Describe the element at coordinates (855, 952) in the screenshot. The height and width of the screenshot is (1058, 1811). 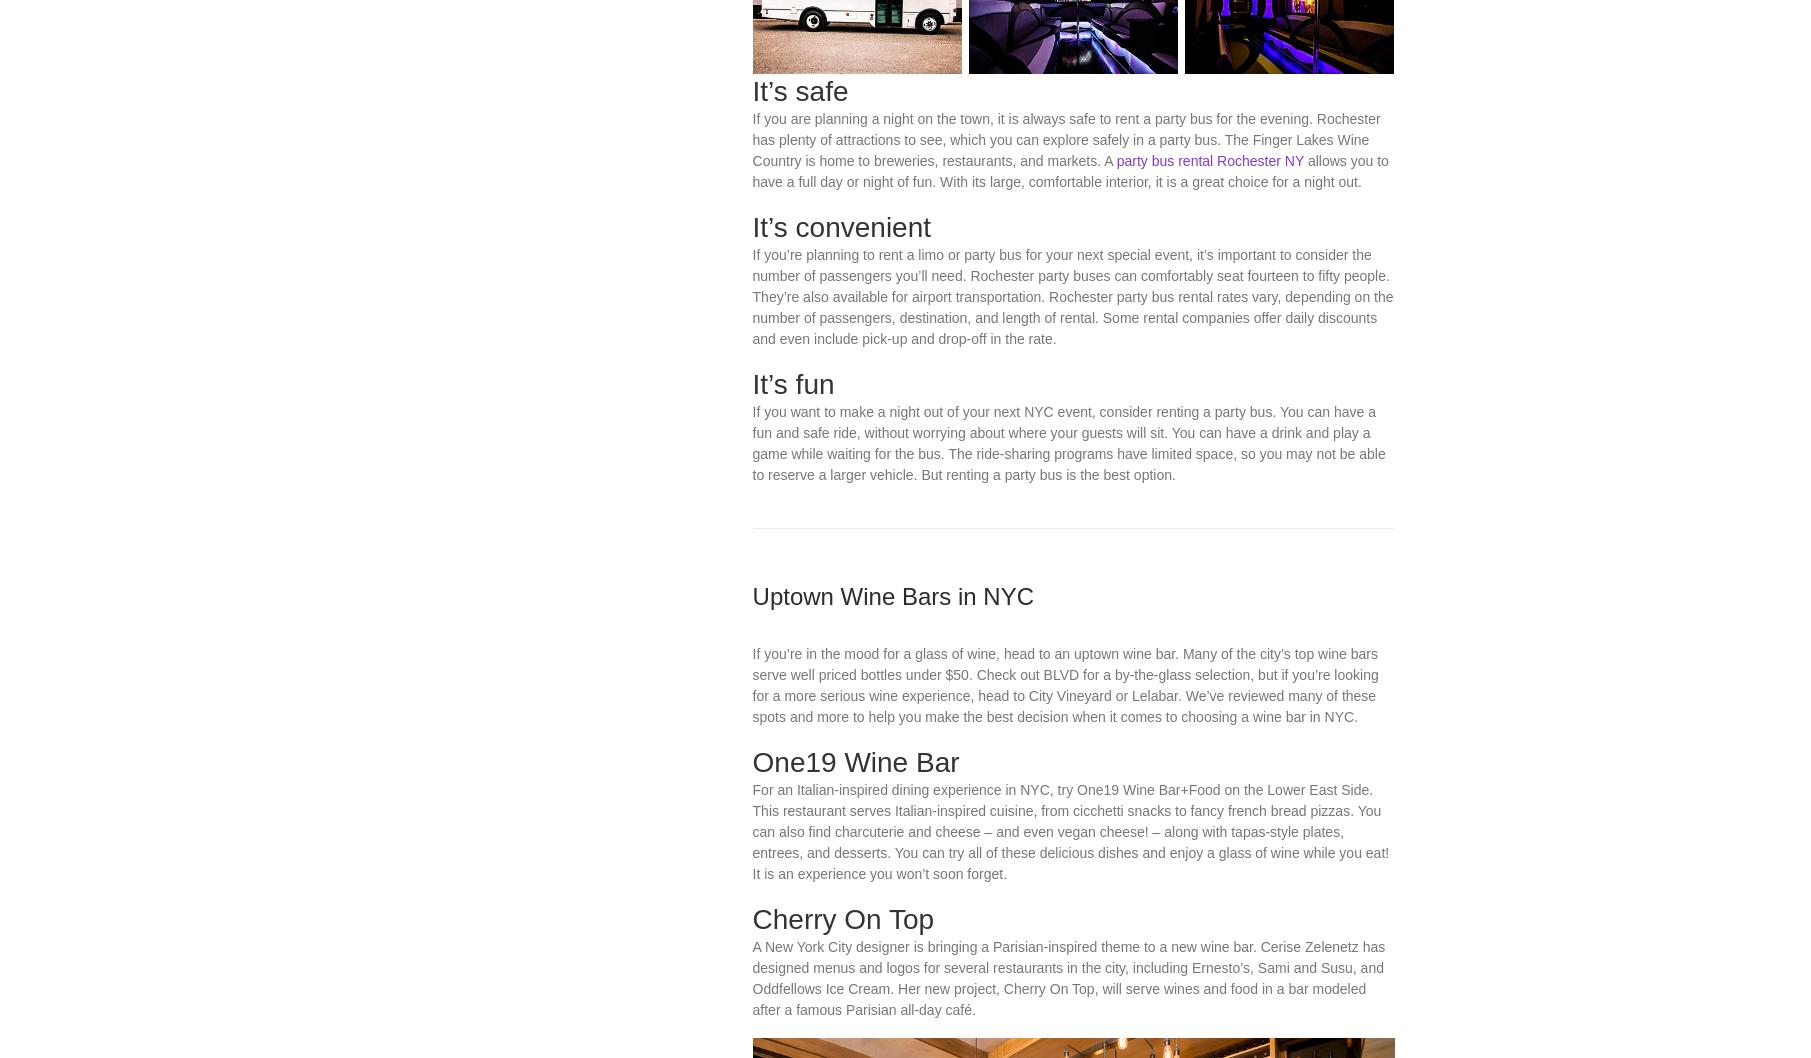
I see `'One19 Wine Bar'` at that location.